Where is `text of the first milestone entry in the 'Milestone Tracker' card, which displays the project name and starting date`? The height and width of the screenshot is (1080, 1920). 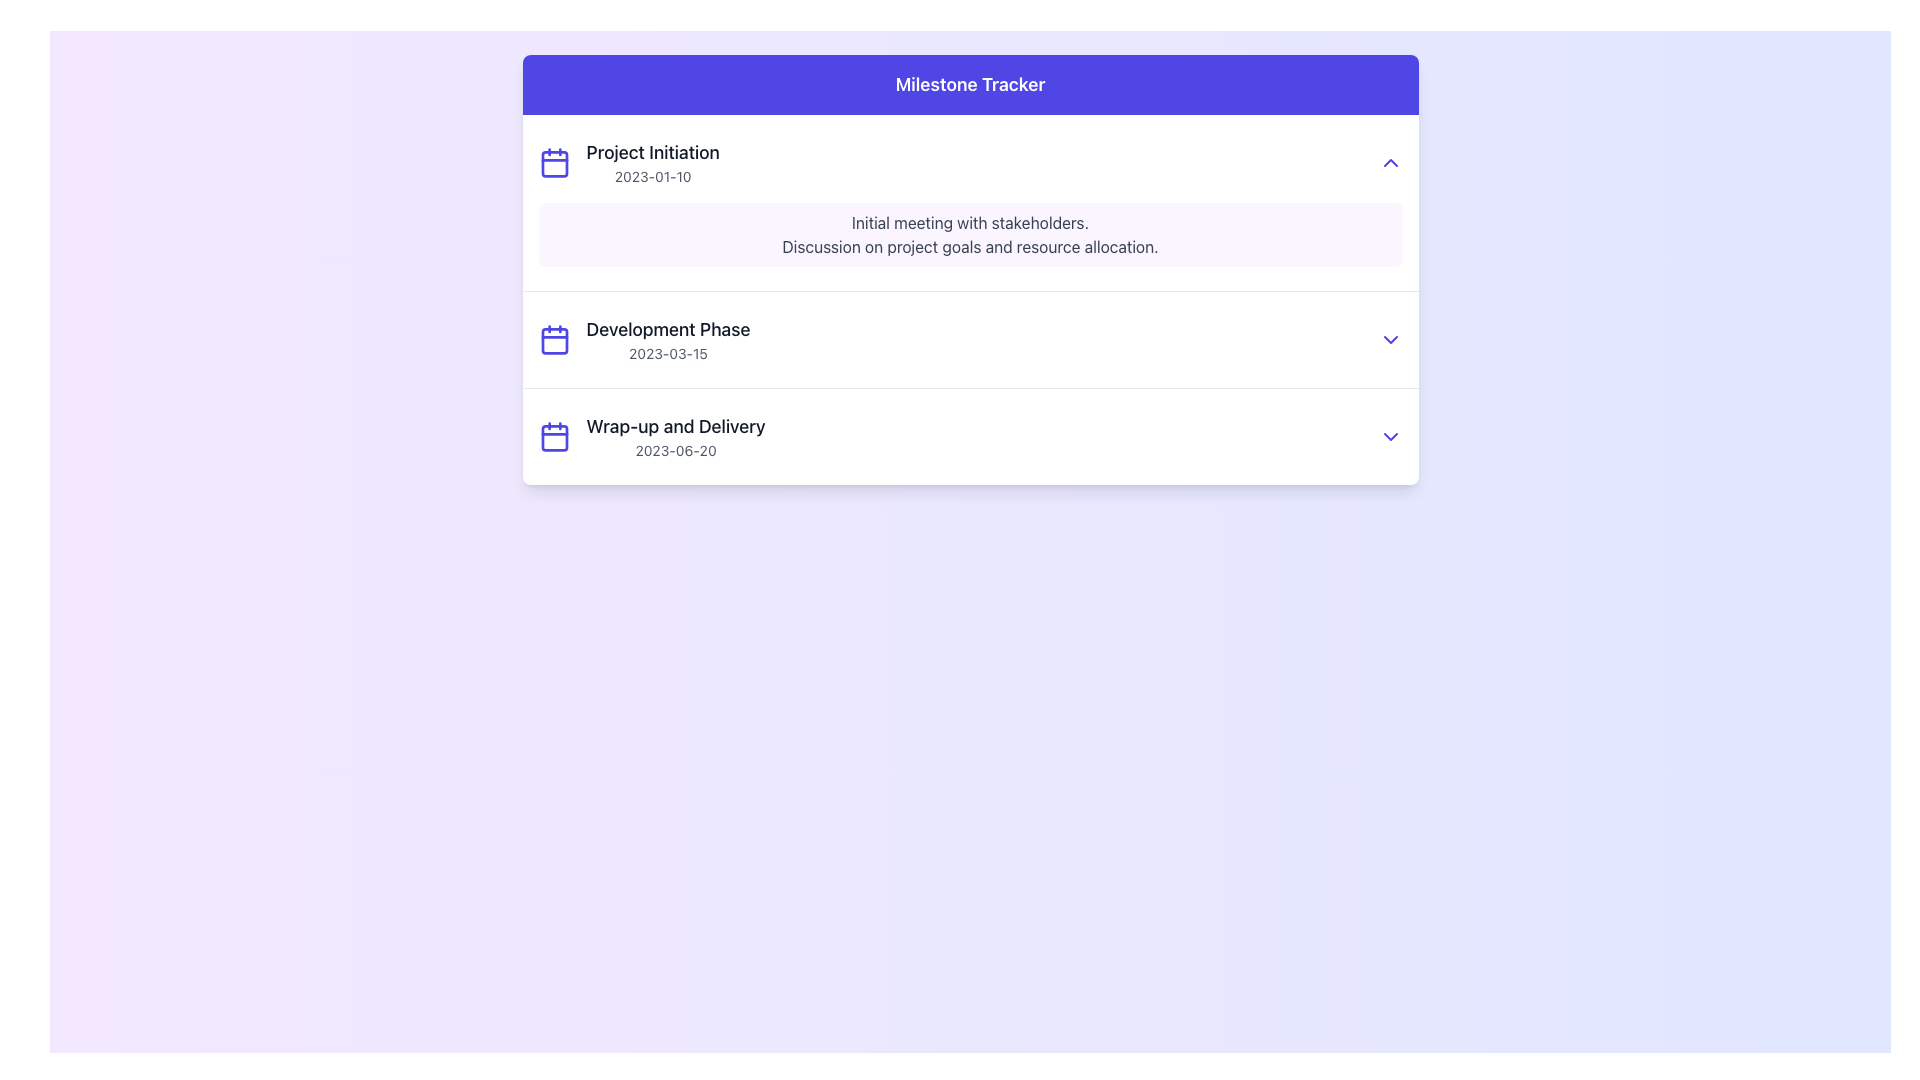
text of the first milestone entry in the 'Milestone Tracker' card, which displays the project name and starting date is located at coordinates (628, 161).